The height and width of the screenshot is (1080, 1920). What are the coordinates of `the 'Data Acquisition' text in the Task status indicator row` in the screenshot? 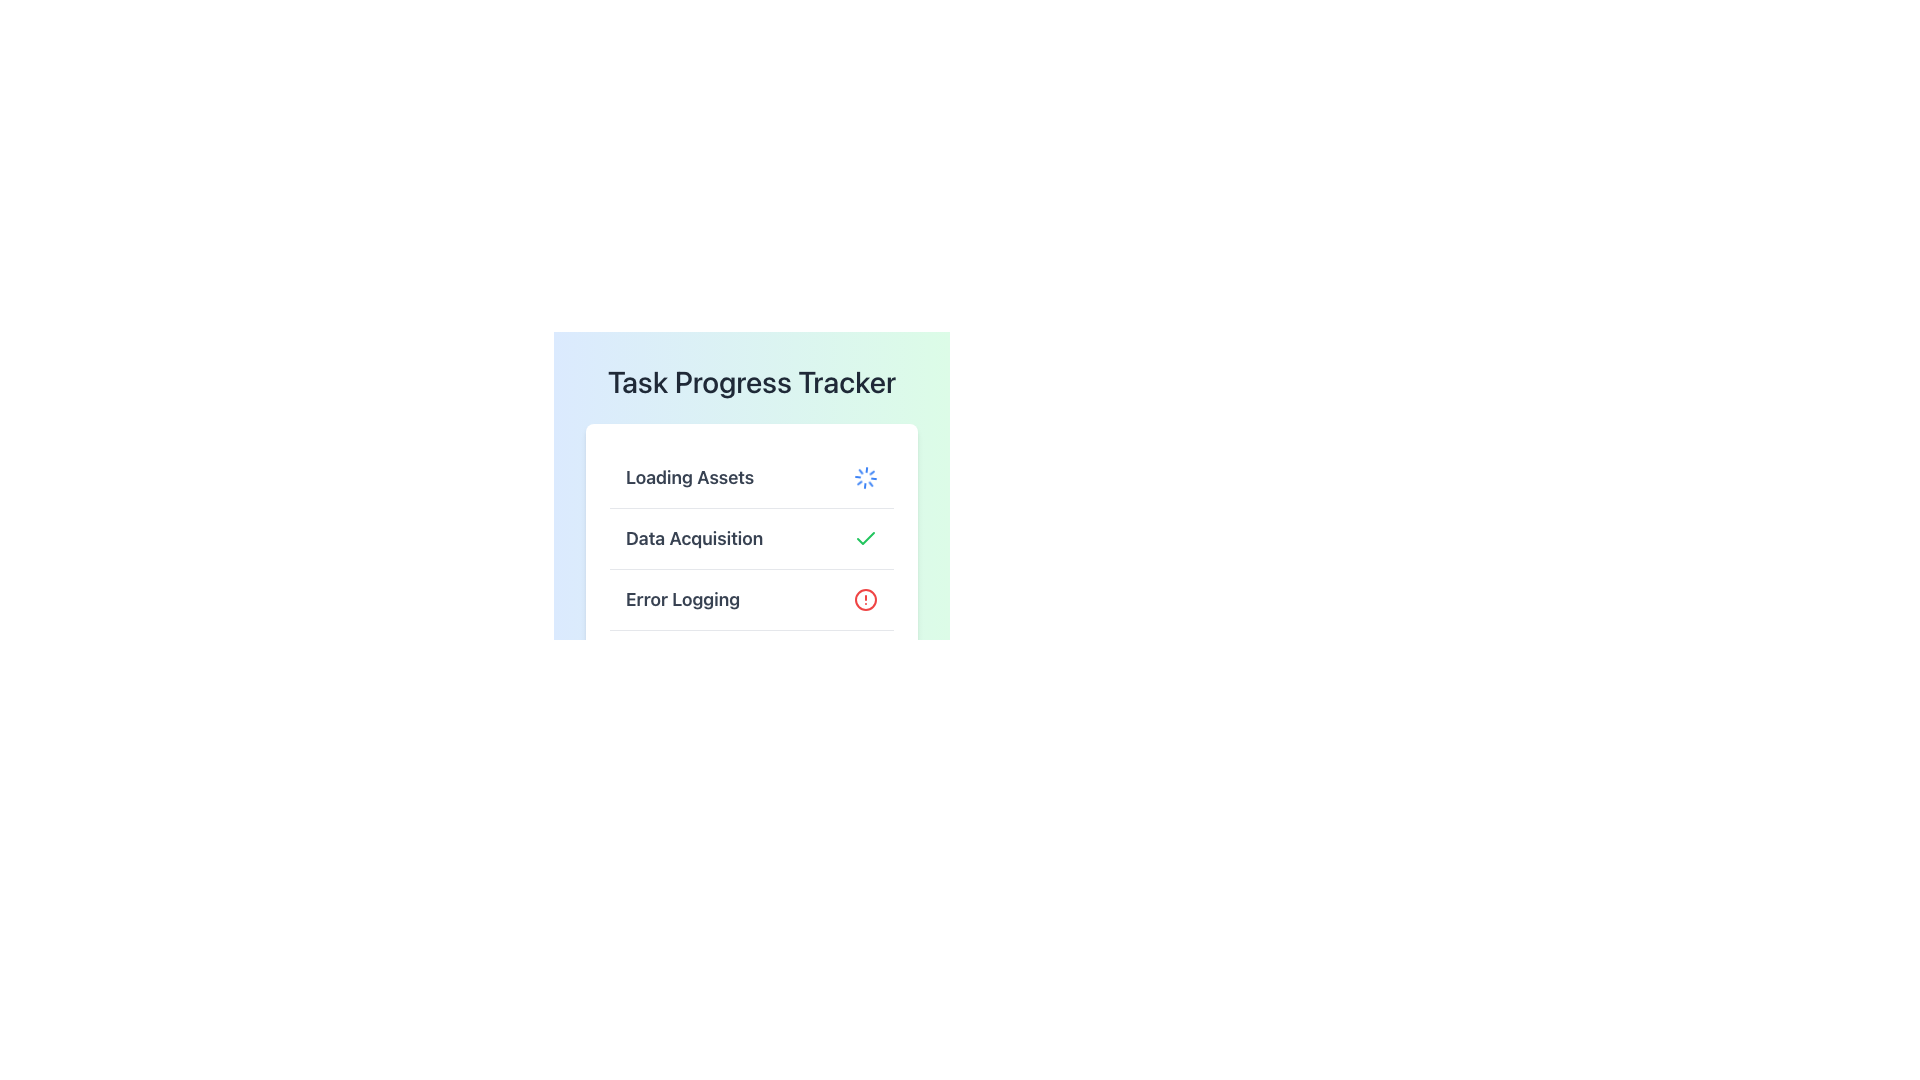 It's located at (751, 538).